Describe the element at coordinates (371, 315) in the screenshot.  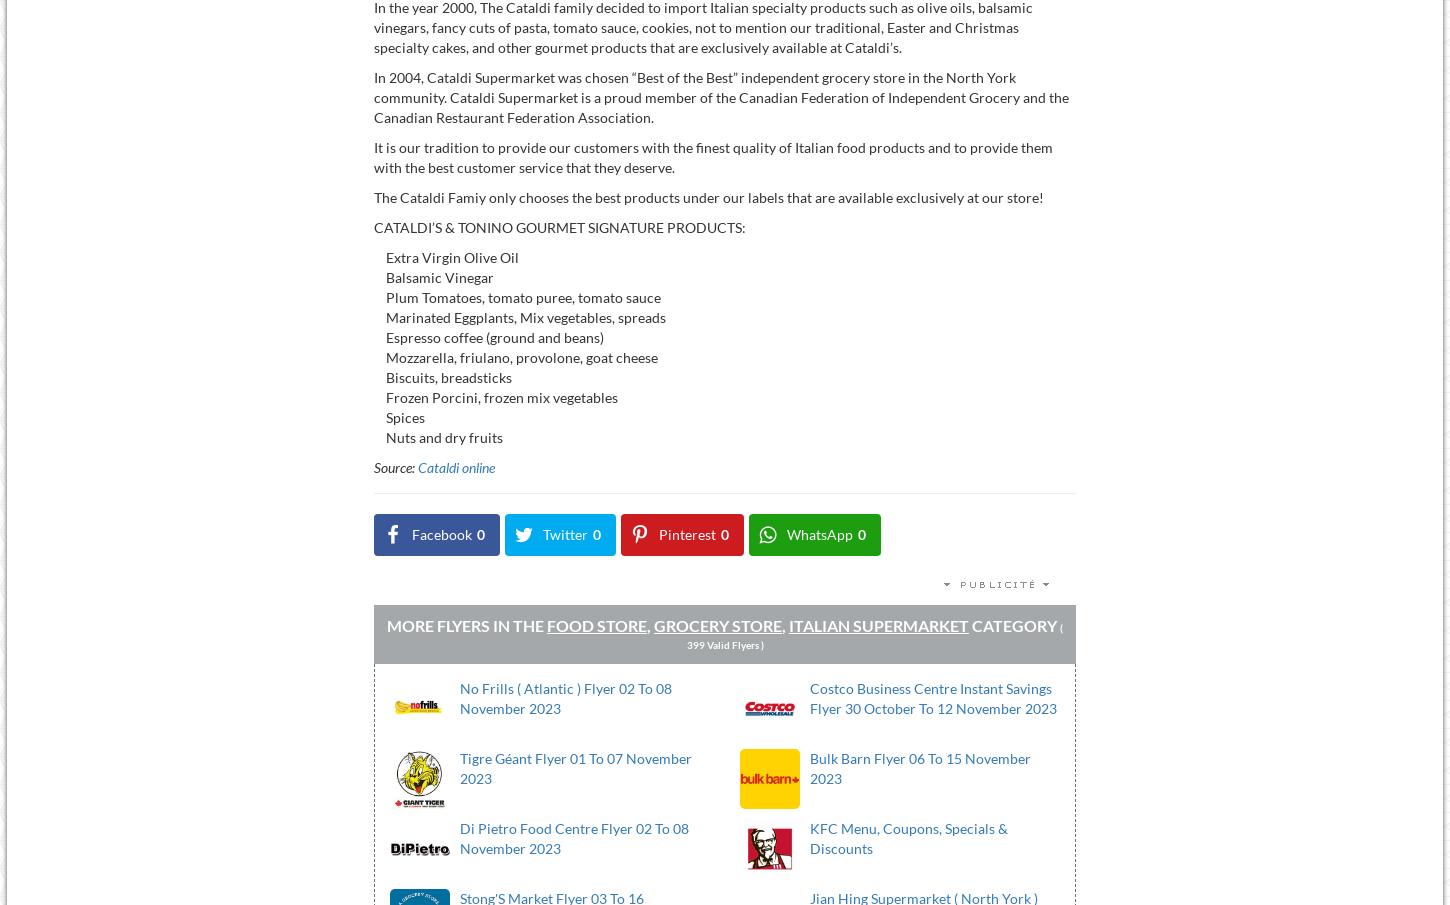
I see `'Marinated Eggplants, Mix vegetables, spreads'` at that location.